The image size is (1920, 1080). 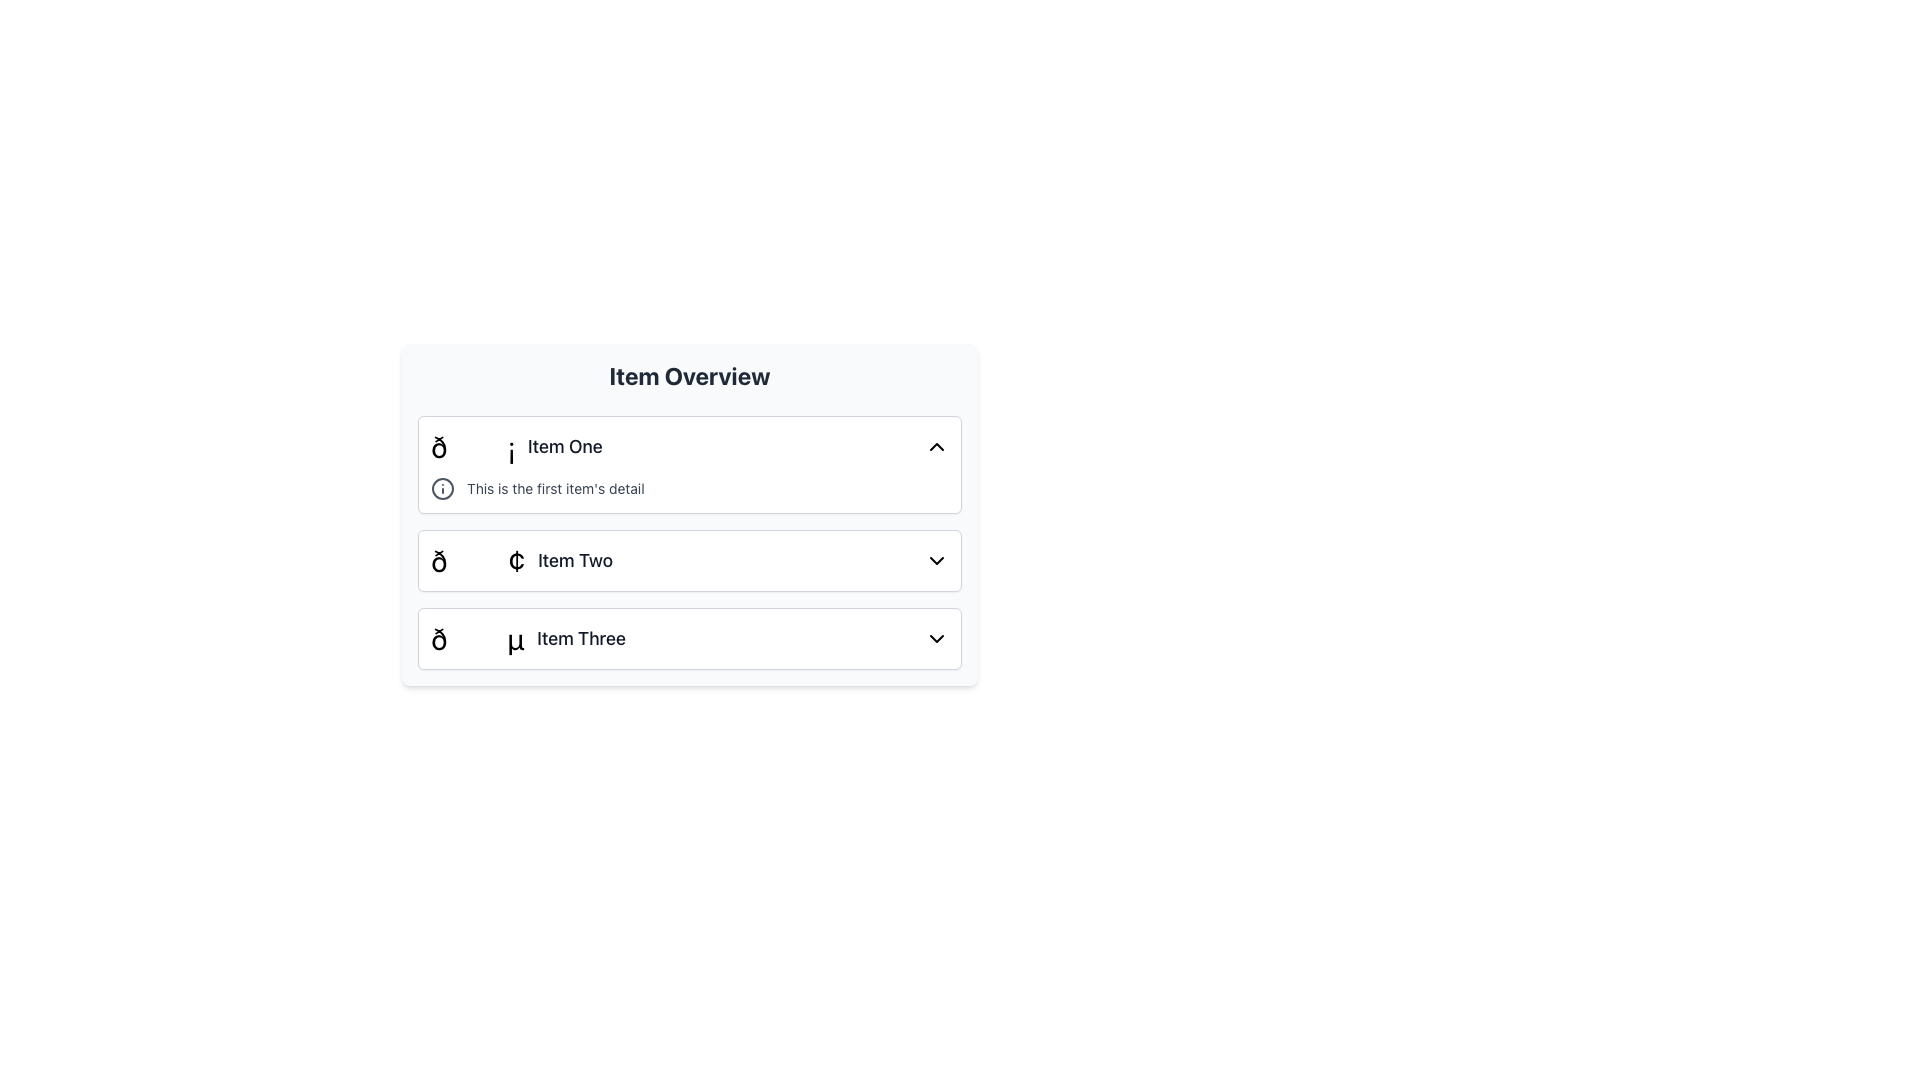 What do you see at coordinates (935, 446) in the screenshot?
I see `the upward-pointing chevron icon located on the right side of the list item labeled 'Item One'` at bounding box center [935, 446].